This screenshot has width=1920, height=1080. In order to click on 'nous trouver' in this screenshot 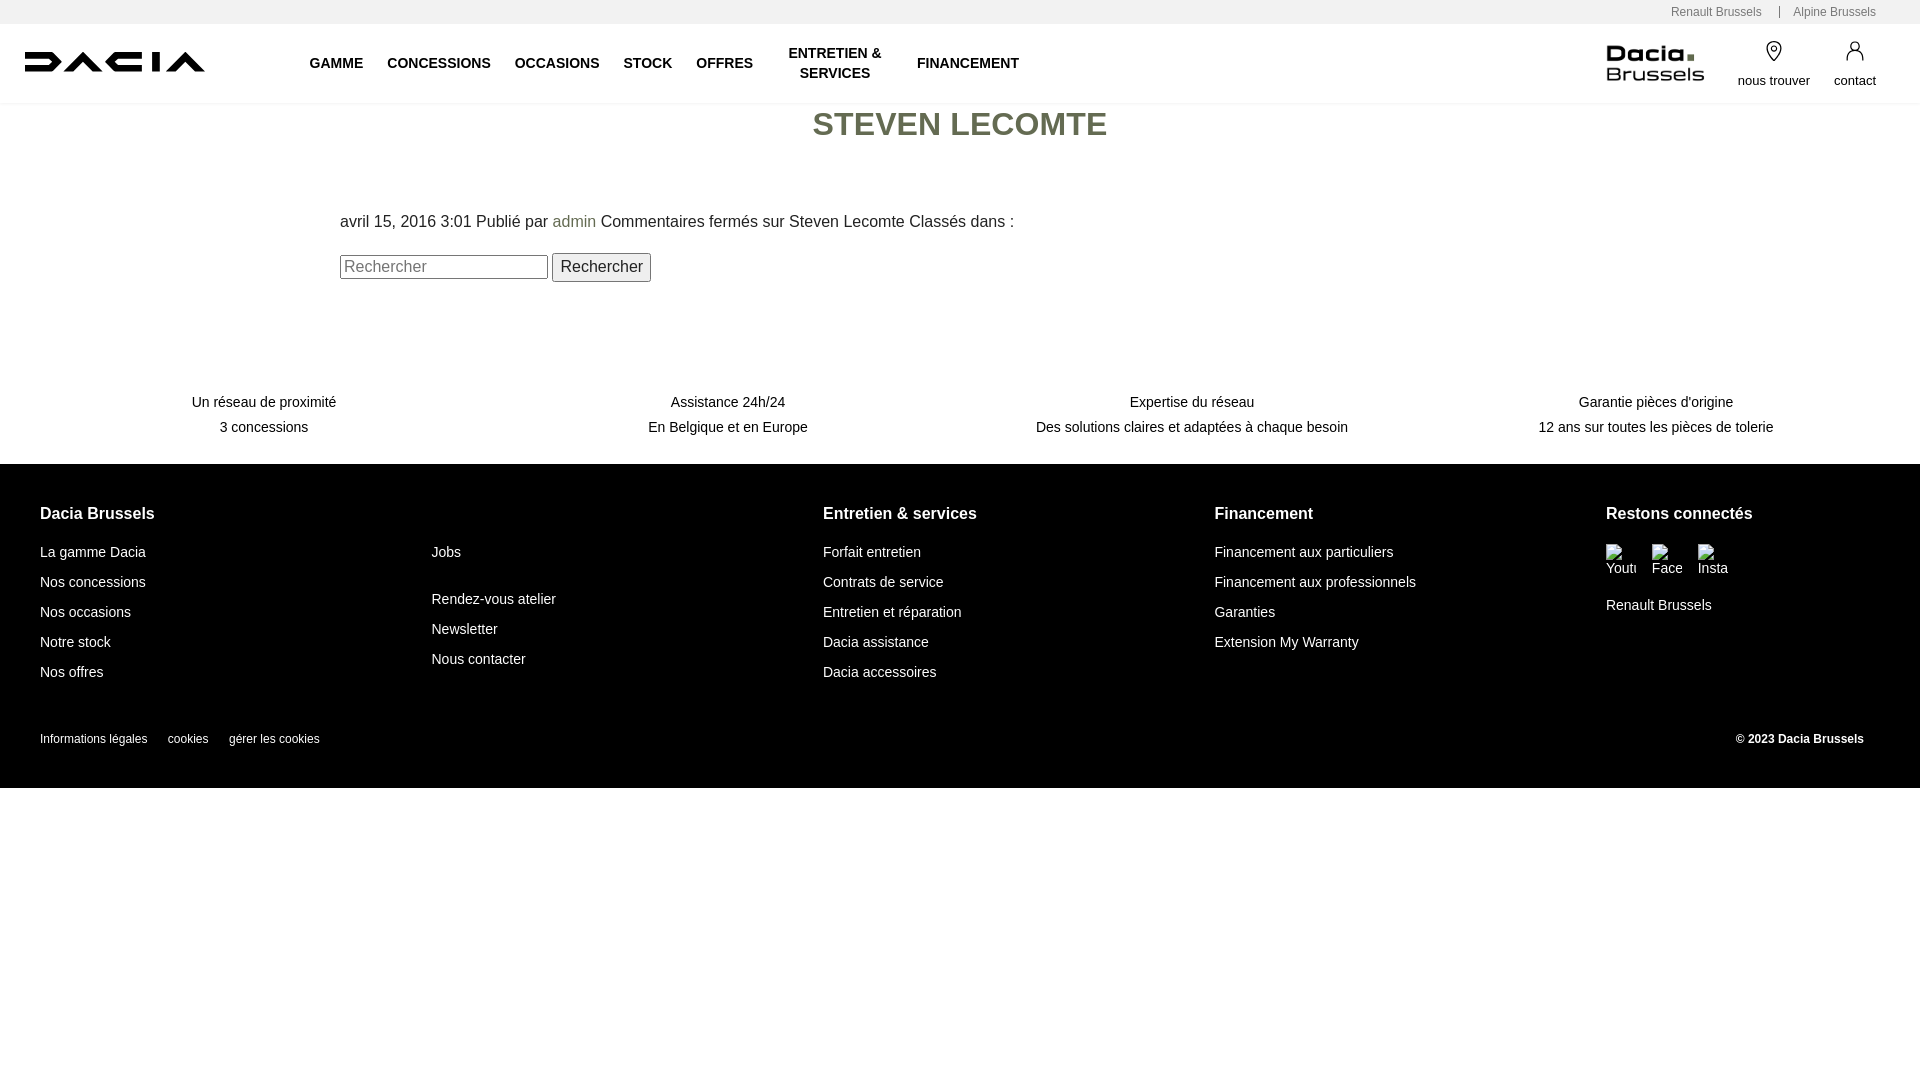, I will do `click(1774, 61)`.